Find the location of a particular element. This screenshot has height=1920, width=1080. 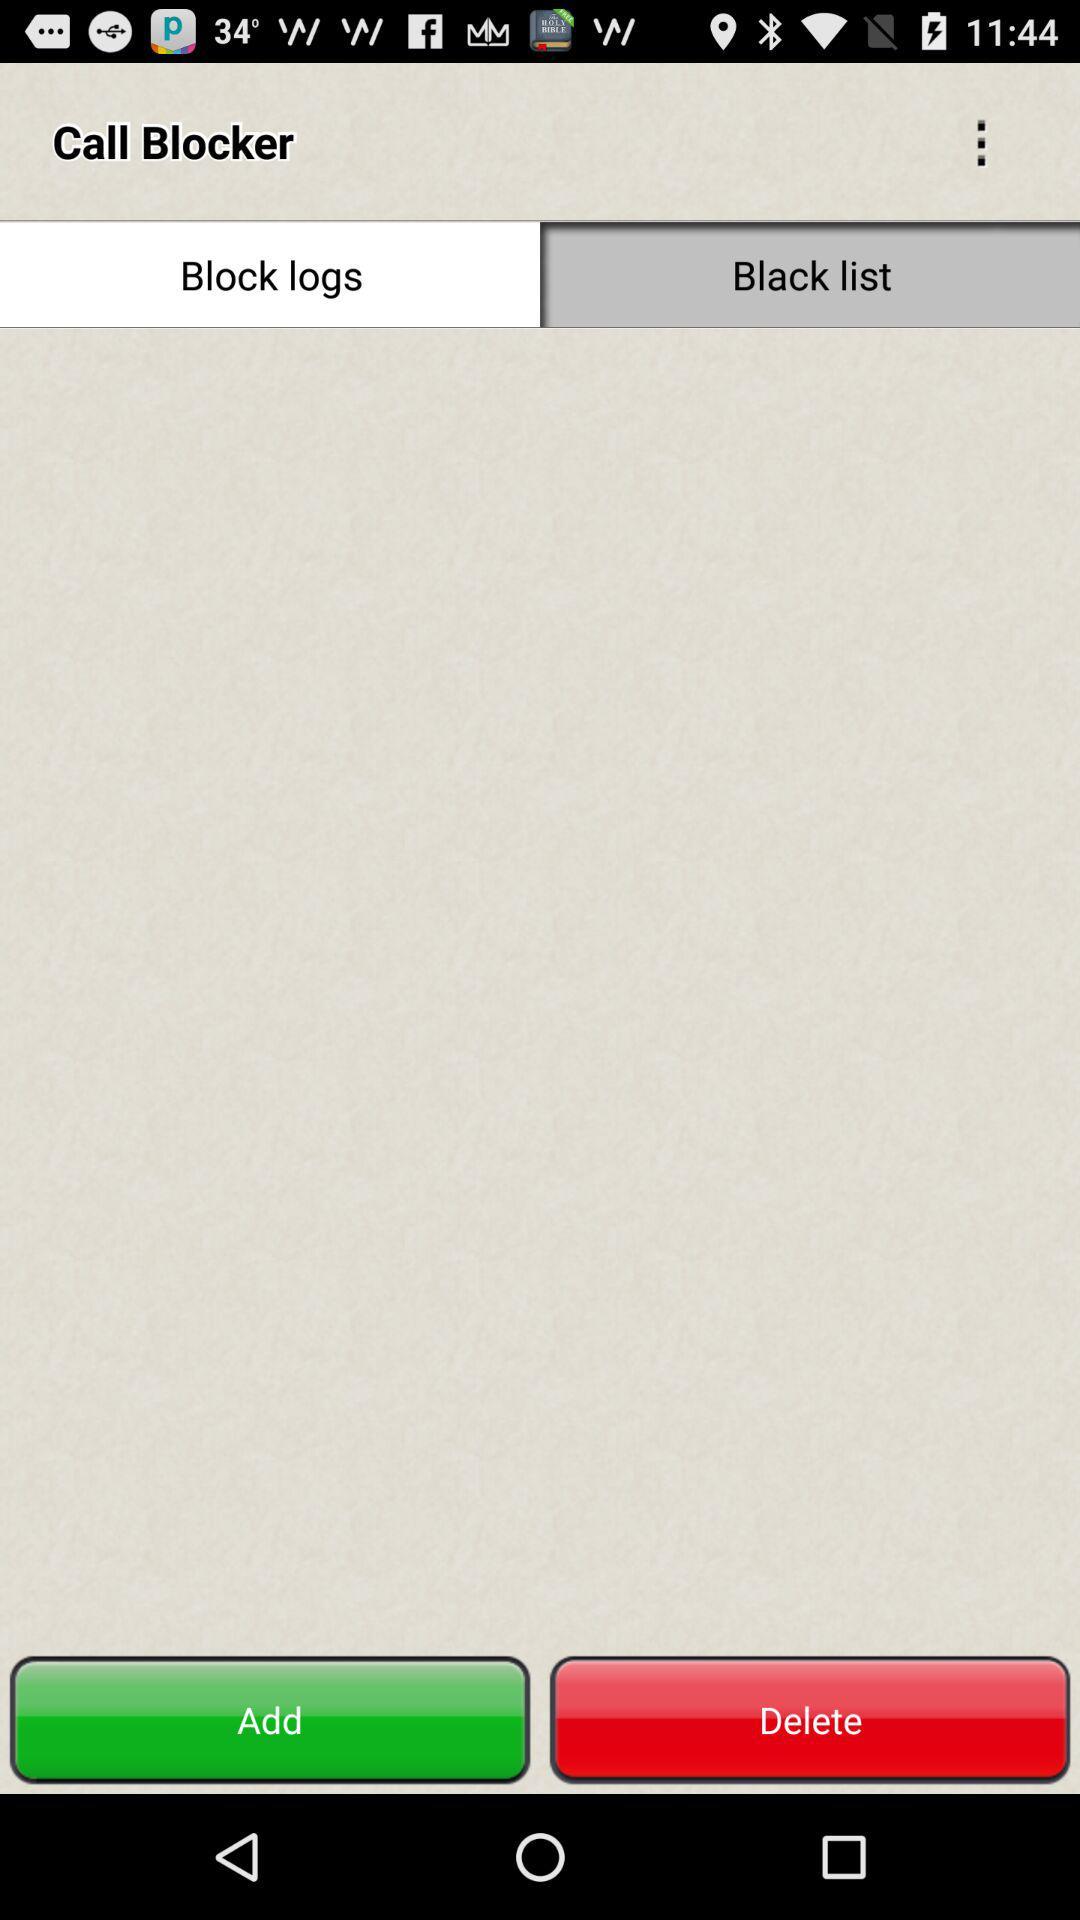

icon next to add icon is located at coordinates (810, 1719).